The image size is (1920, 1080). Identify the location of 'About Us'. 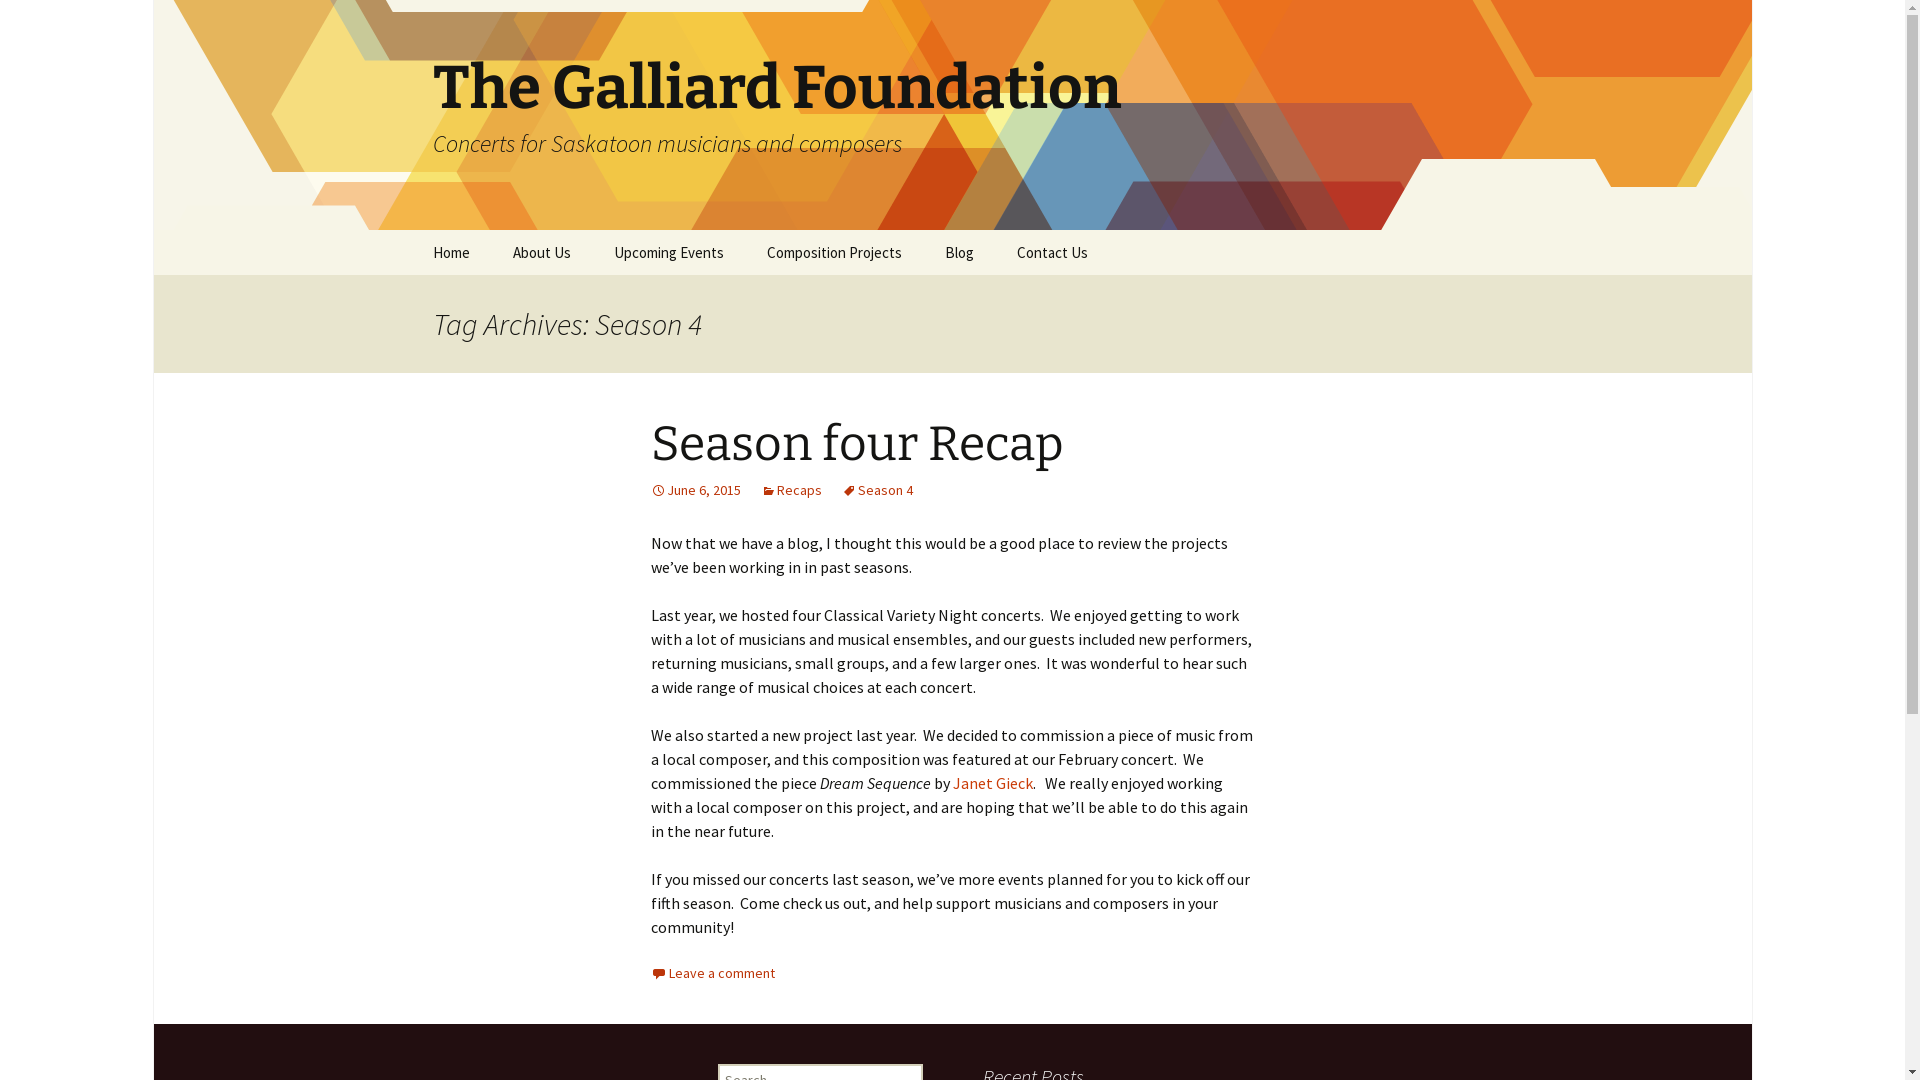
(491, 251).